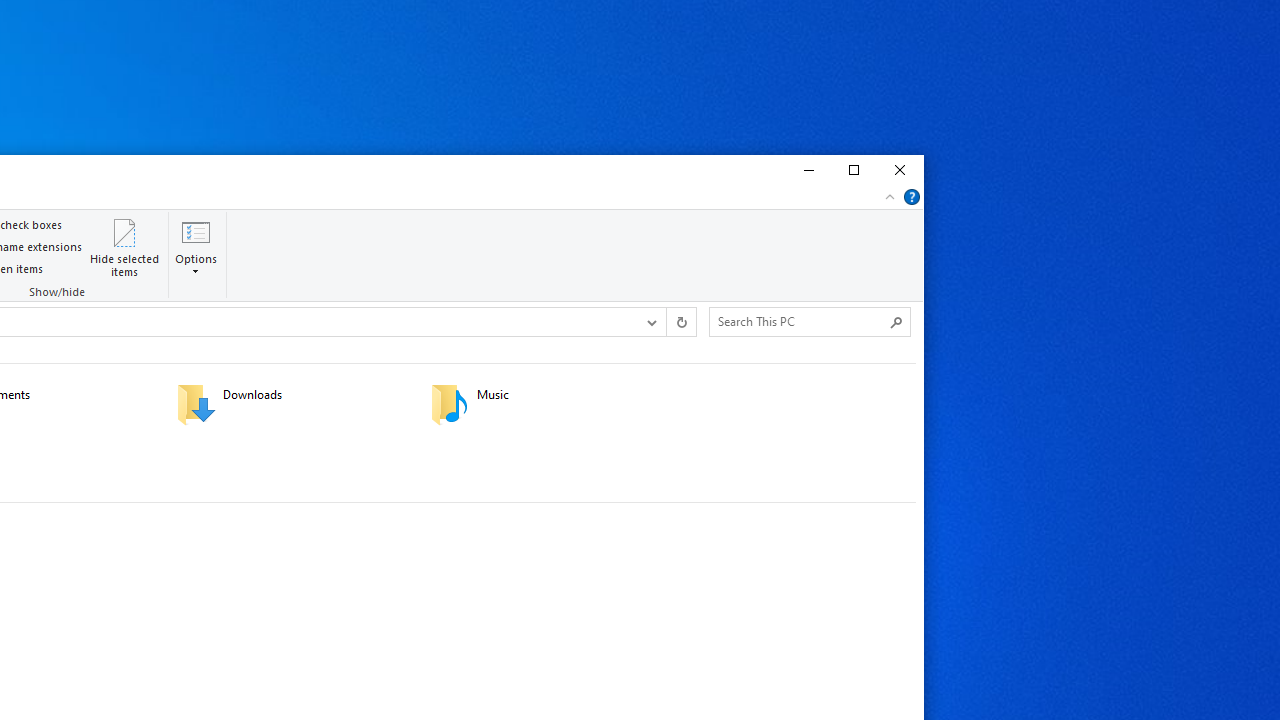  Describe the element at coordinates (680, 320) in the screenshot. I see `'Refresh "This PC" (F5)'` at that location.